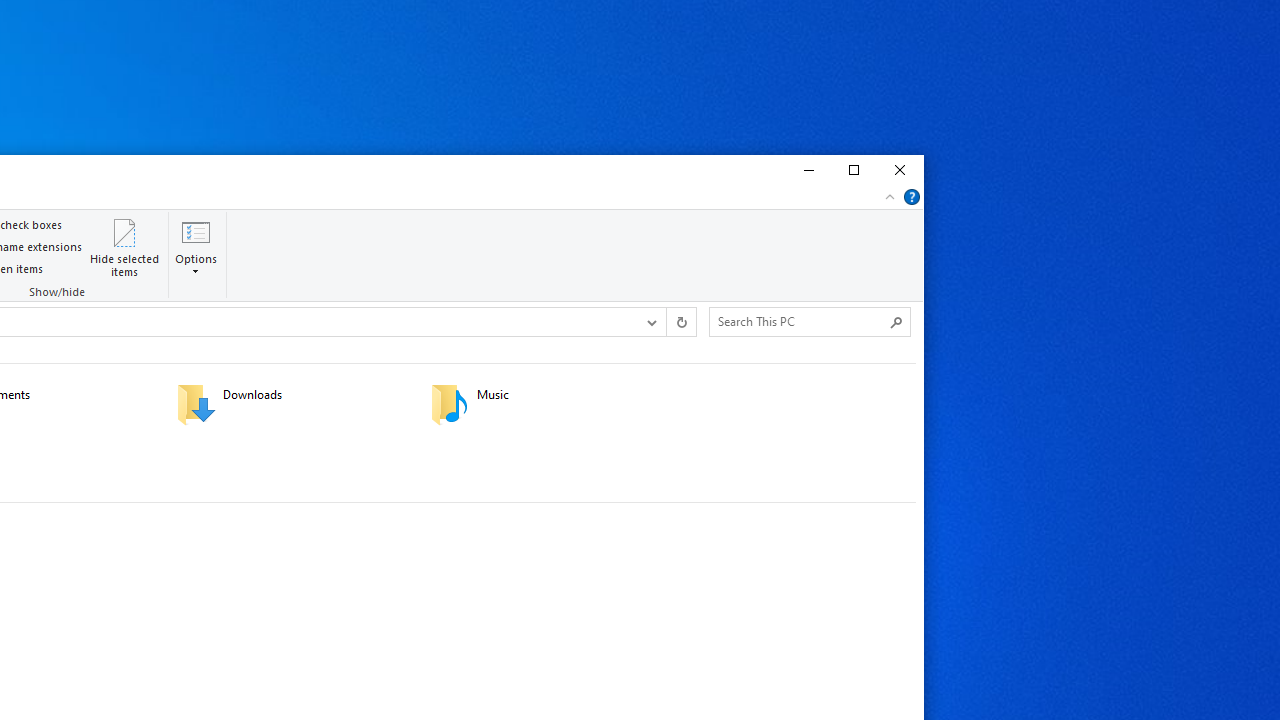  Describe the element at coordinates (680, 320) in the screenshot. I see `'Refresh "This PC" (F5)'` at that location.